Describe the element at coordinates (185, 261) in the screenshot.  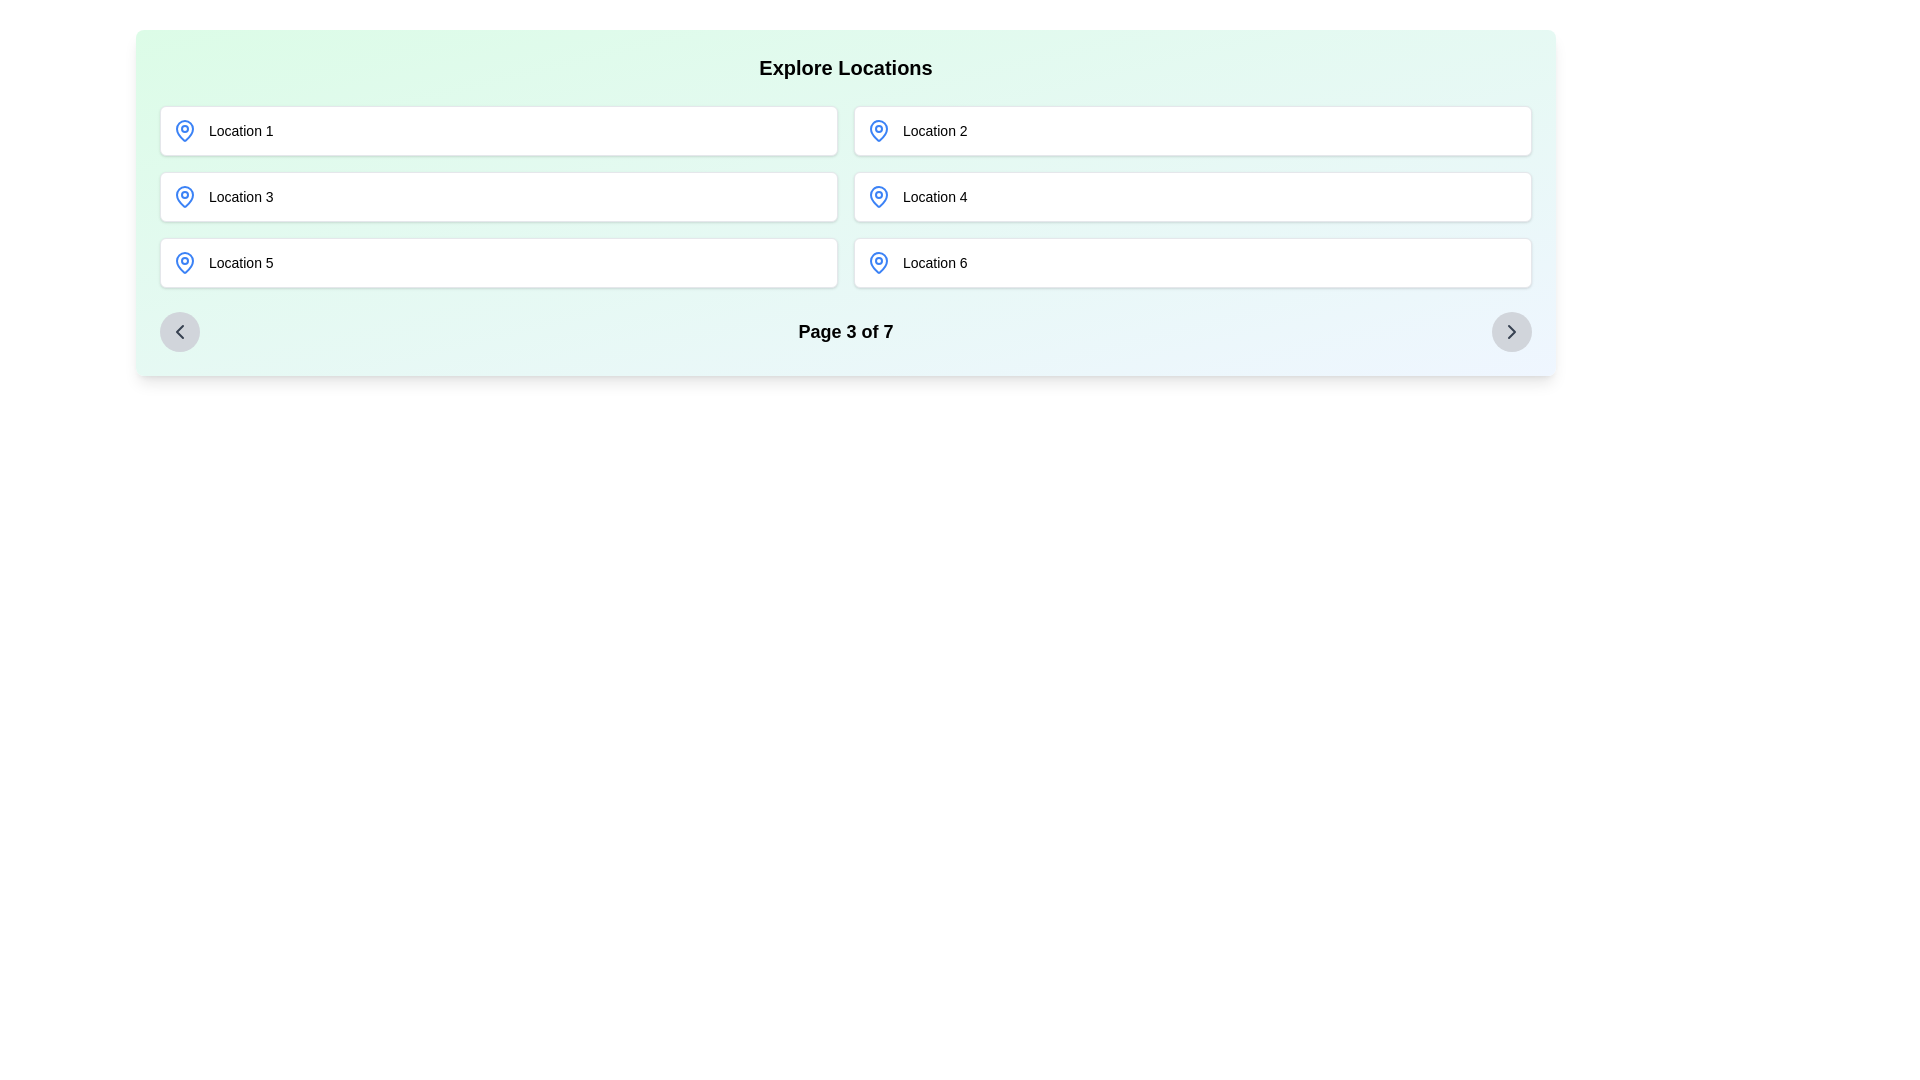
I see `the location marker icon associated with the 'Location 5' label, which is positioned to the left of the text within a card layout` at that location.